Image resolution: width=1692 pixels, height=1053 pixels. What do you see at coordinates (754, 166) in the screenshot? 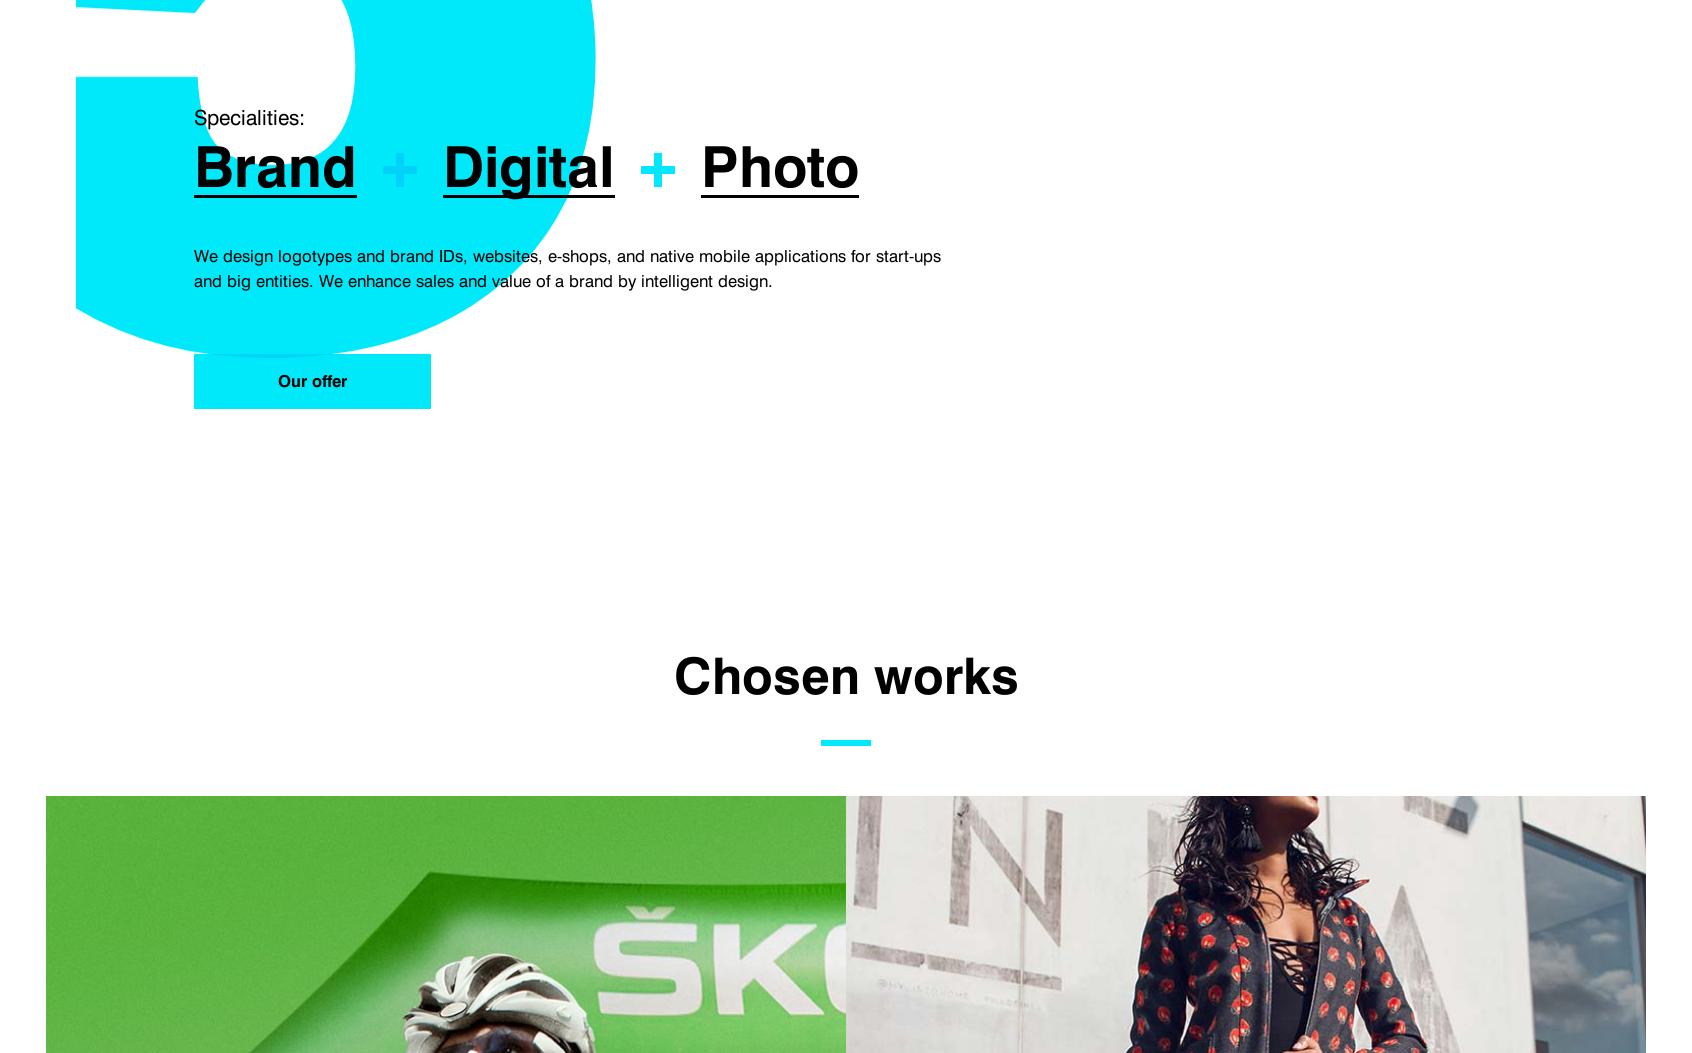
I see `'h'` at bounding box center [754, 166].